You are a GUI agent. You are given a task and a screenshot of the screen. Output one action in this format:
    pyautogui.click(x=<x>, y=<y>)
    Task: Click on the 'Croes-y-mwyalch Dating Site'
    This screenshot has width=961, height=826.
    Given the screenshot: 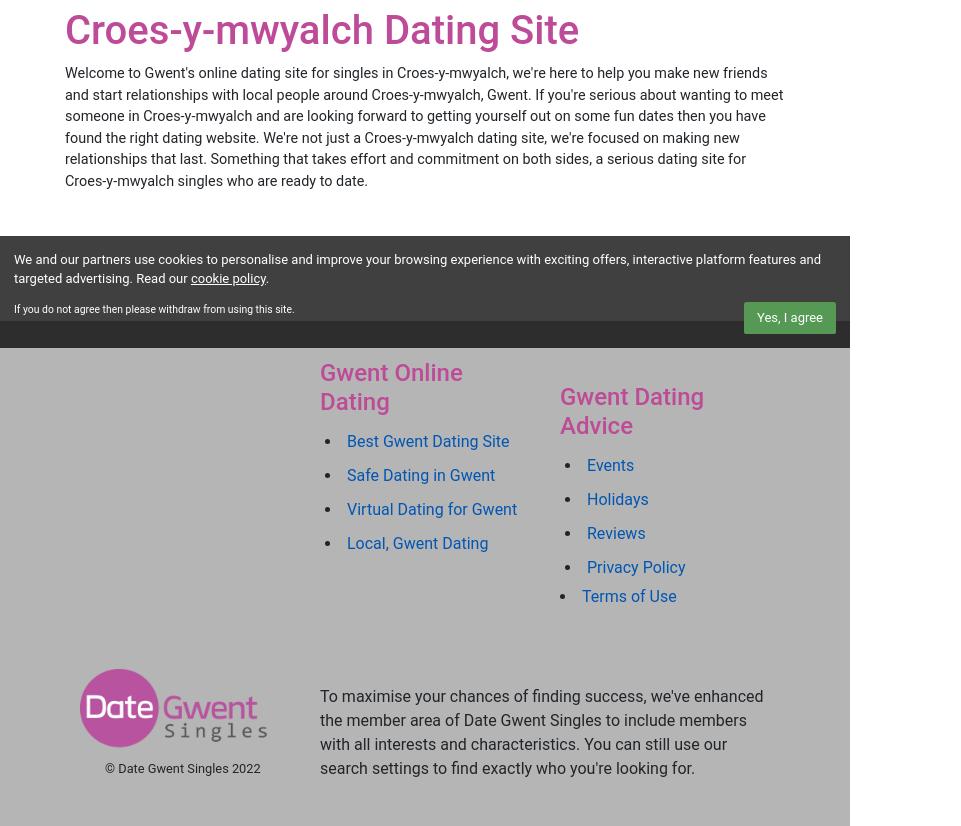 What is the action you would take?
    pyautogui.click(x=321, y=29)
    